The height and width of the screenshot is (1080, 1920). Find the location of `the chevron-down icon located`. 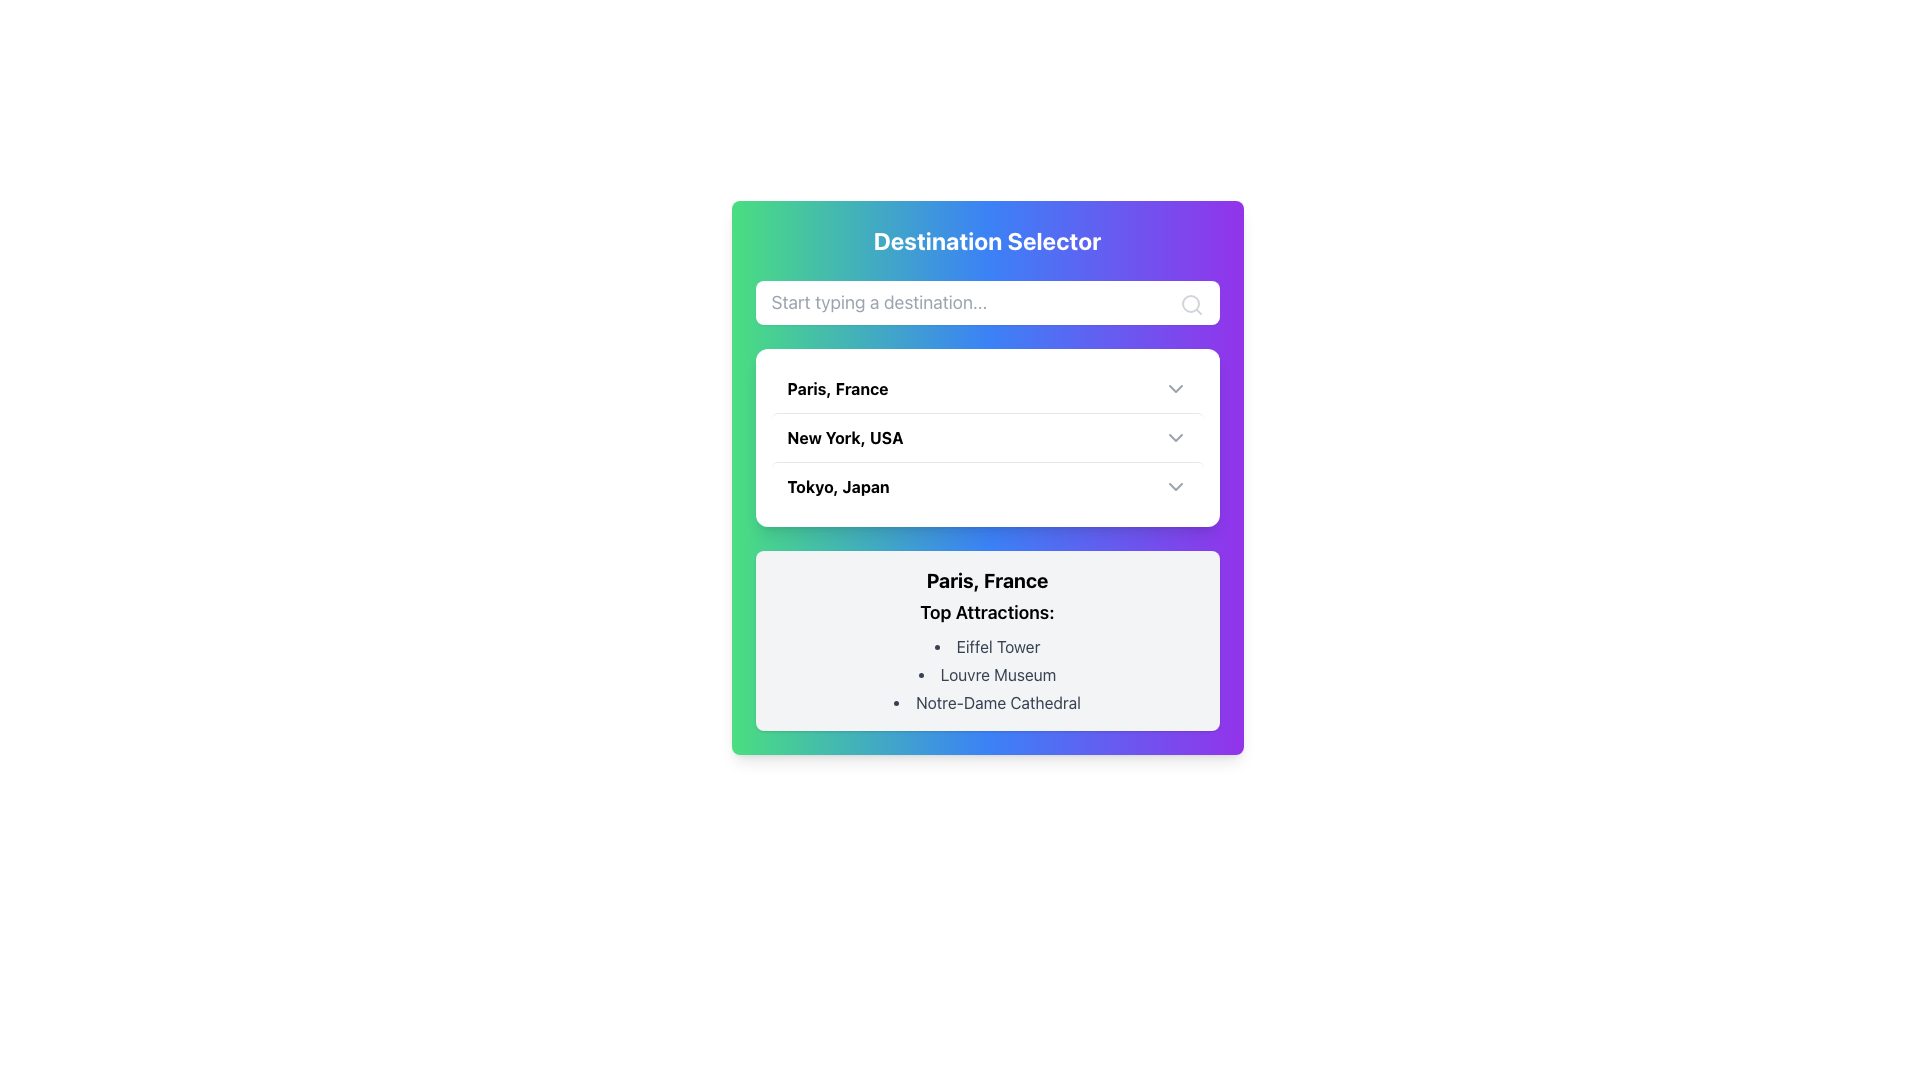

the chevron-down icon located is located at coordinates (1175, 437).